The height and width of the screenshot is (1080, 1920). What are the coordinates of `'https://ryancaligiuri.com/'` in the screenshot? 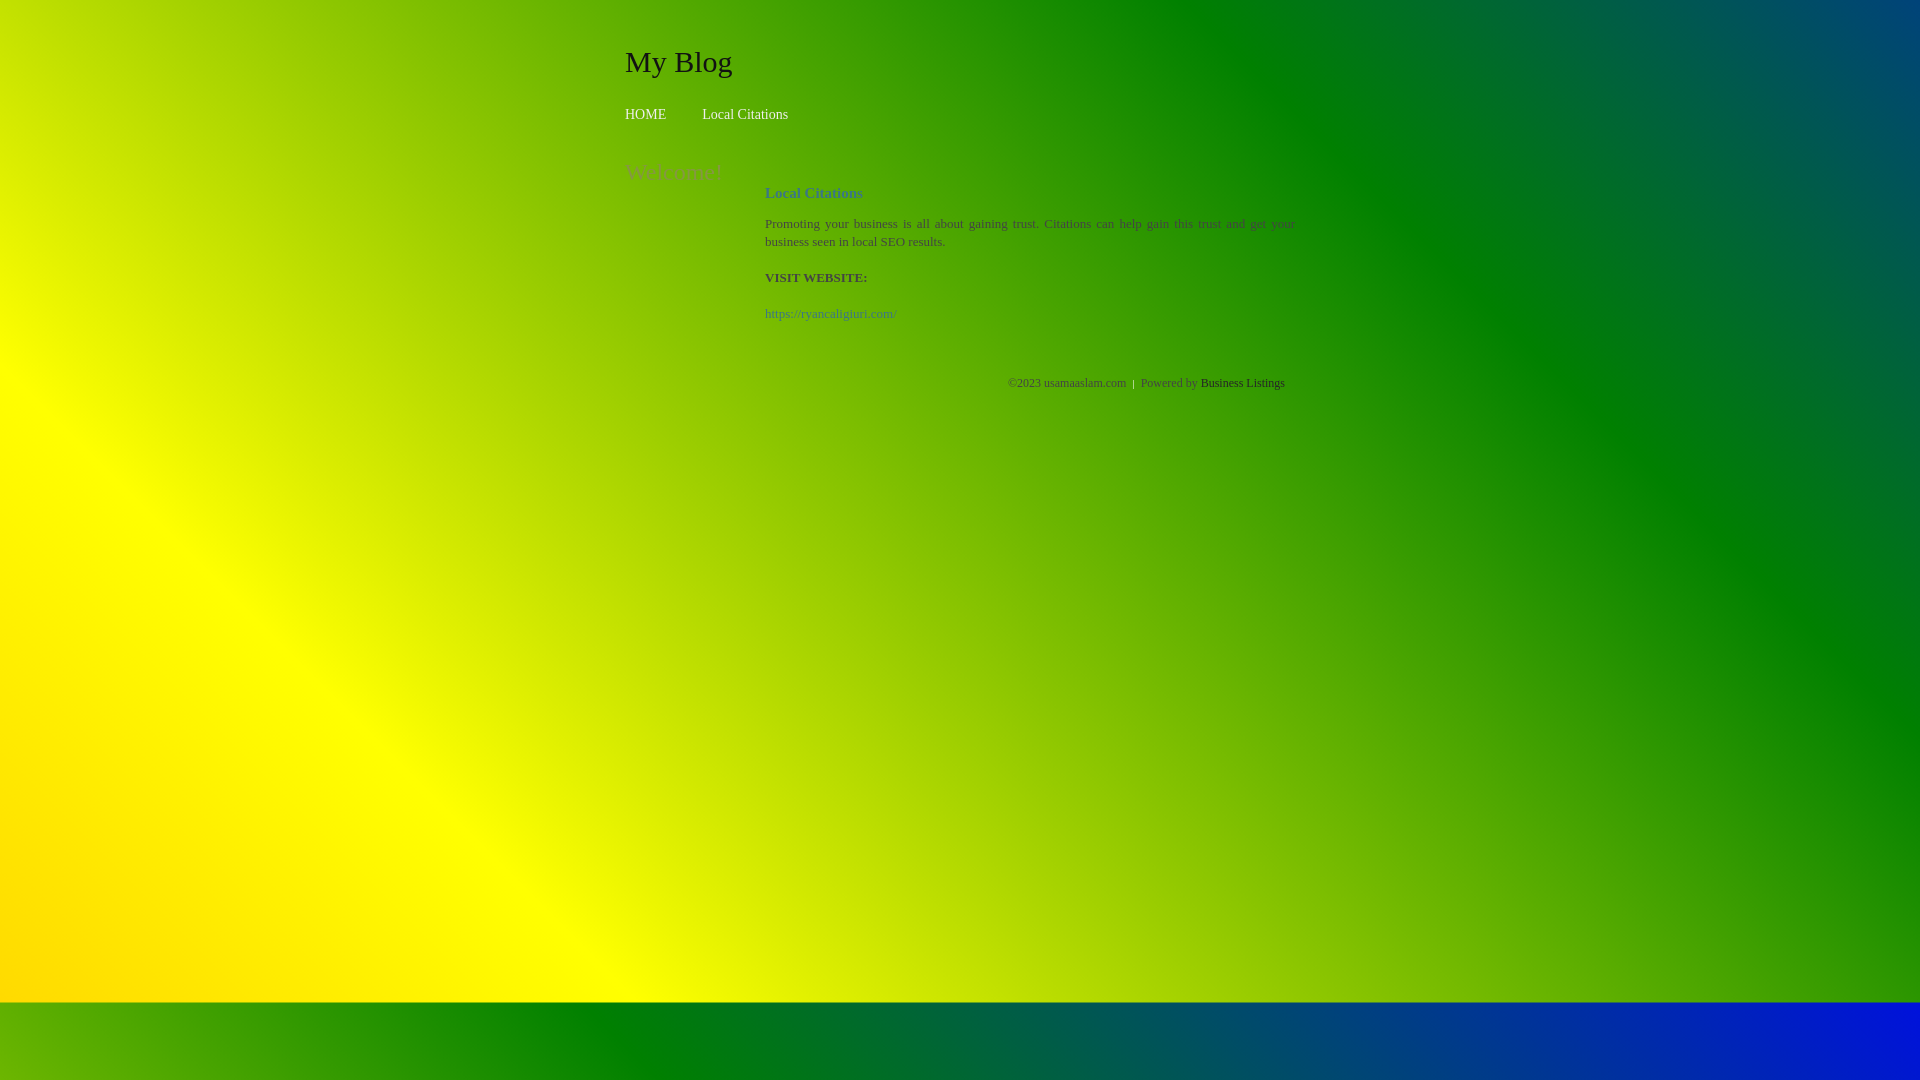 It's located at (830, 313).